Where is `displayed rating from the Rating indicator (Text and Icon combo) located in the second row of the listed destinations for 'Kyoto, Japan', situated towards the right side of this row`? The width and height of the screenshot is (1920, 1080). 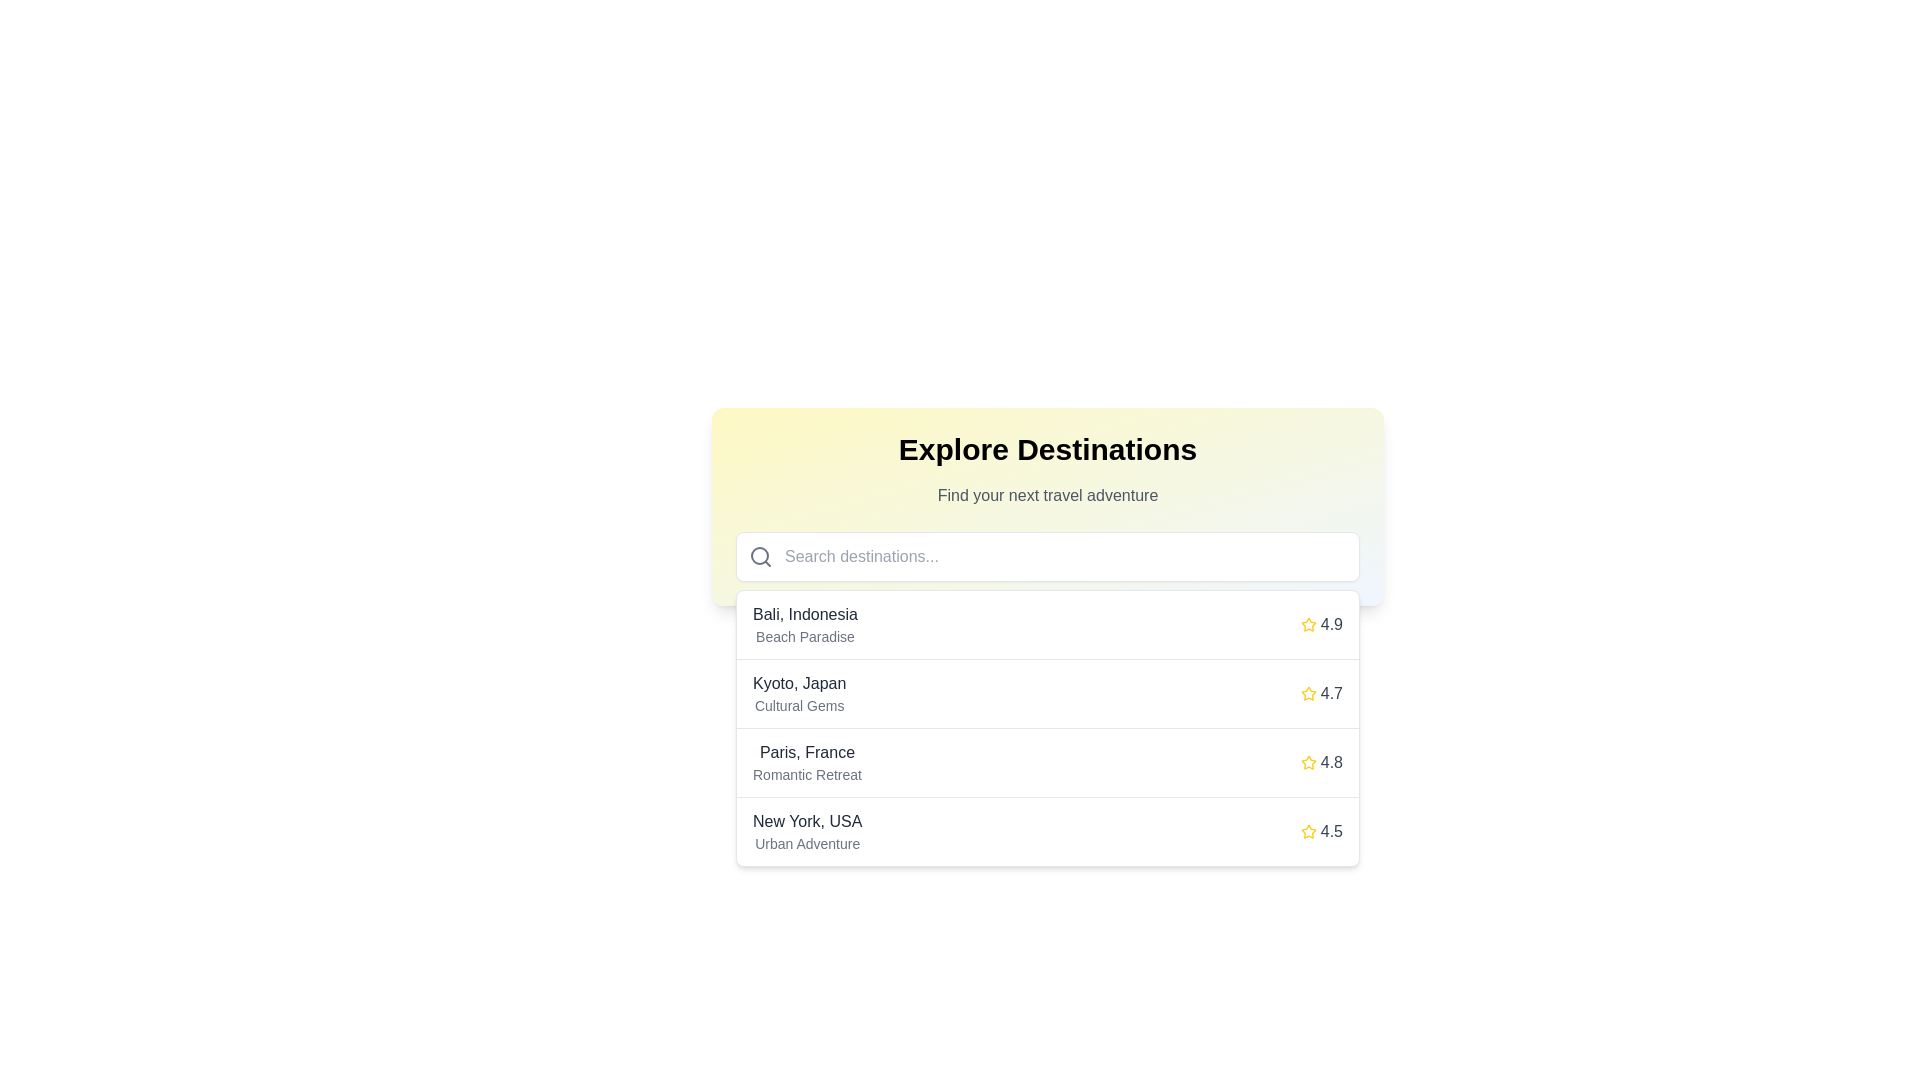 displayed rating from the Rating indicator (Text and Icon combo) located in the second row of the listed destinations for 'Kyoto, Japan', situated towards the right side of this row is located at coordinates (1321, 693).